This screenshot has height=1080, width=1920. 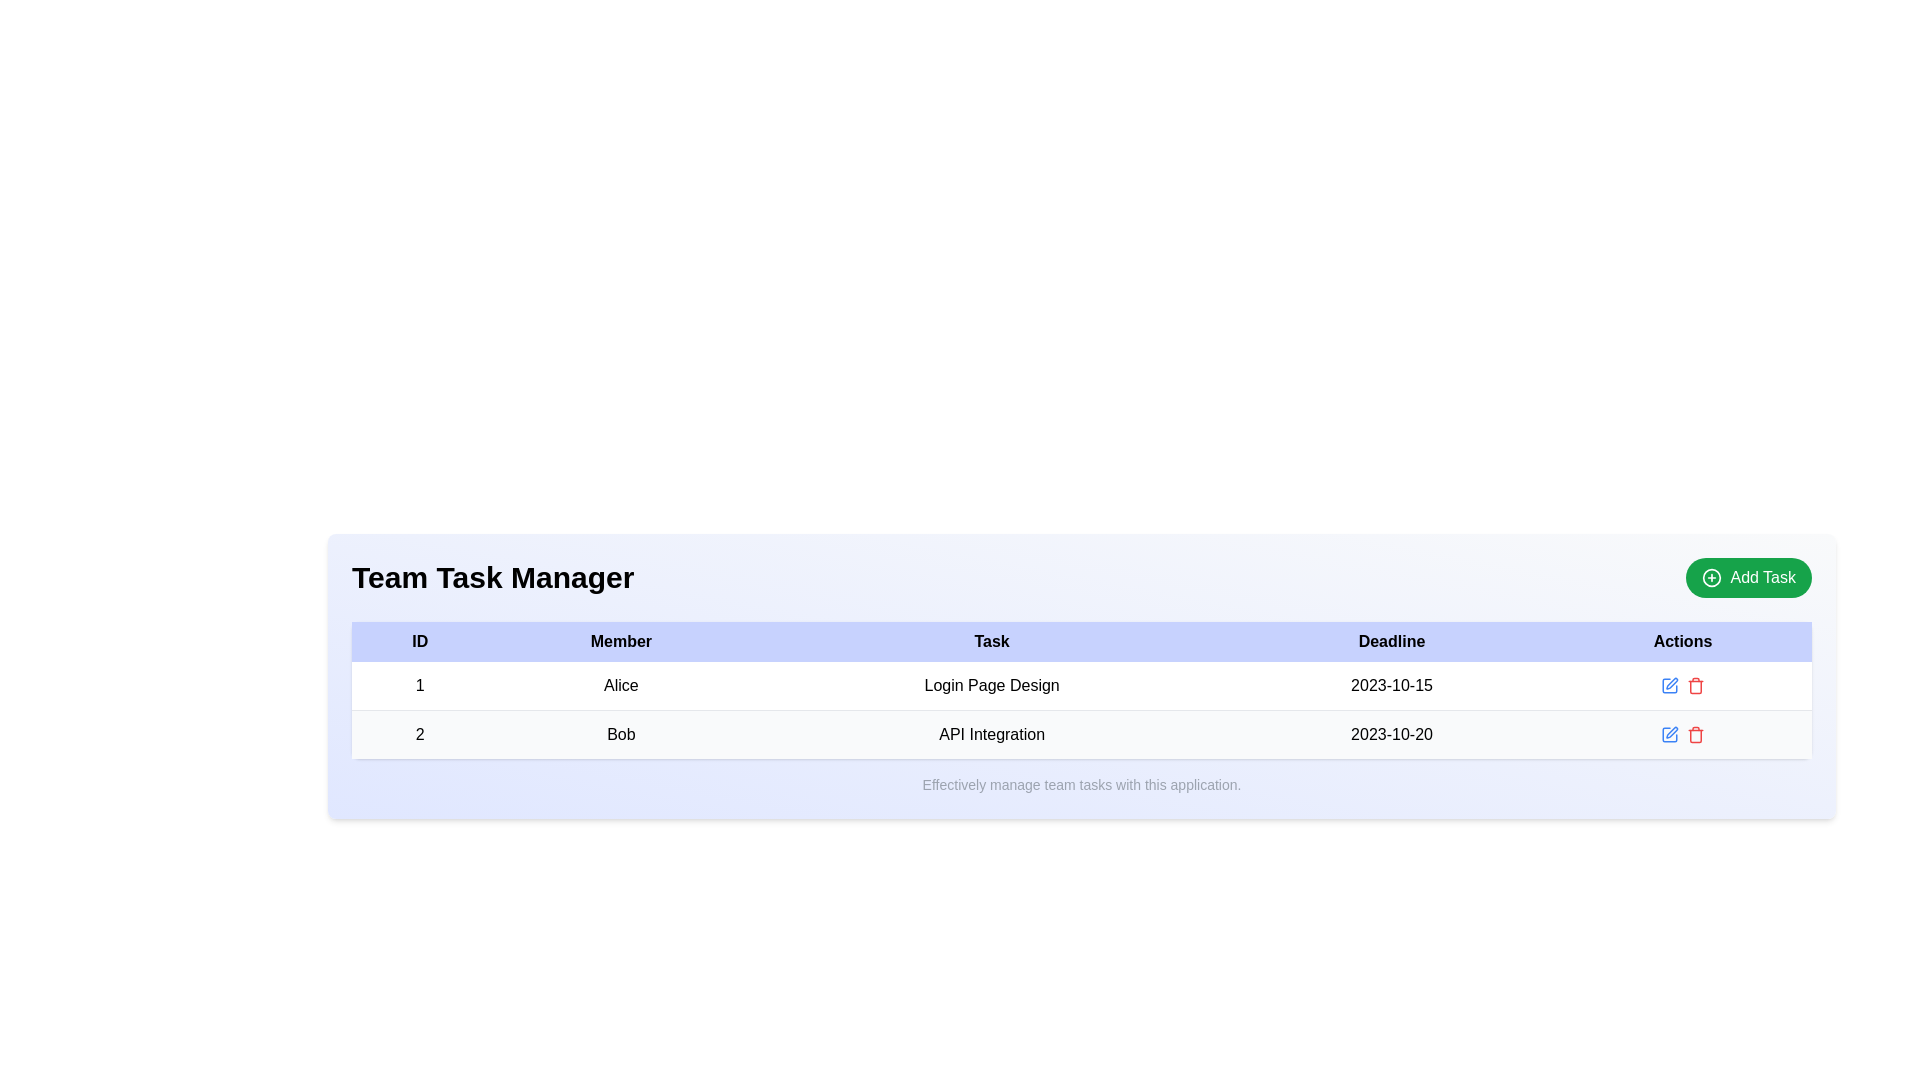 What do you see at coordinates (1711, 578) in the screenshot?
I see `the central circular icon of the 'Add Task' button located at the top-right corner of the user interface` at bounding box center [1711, 578].